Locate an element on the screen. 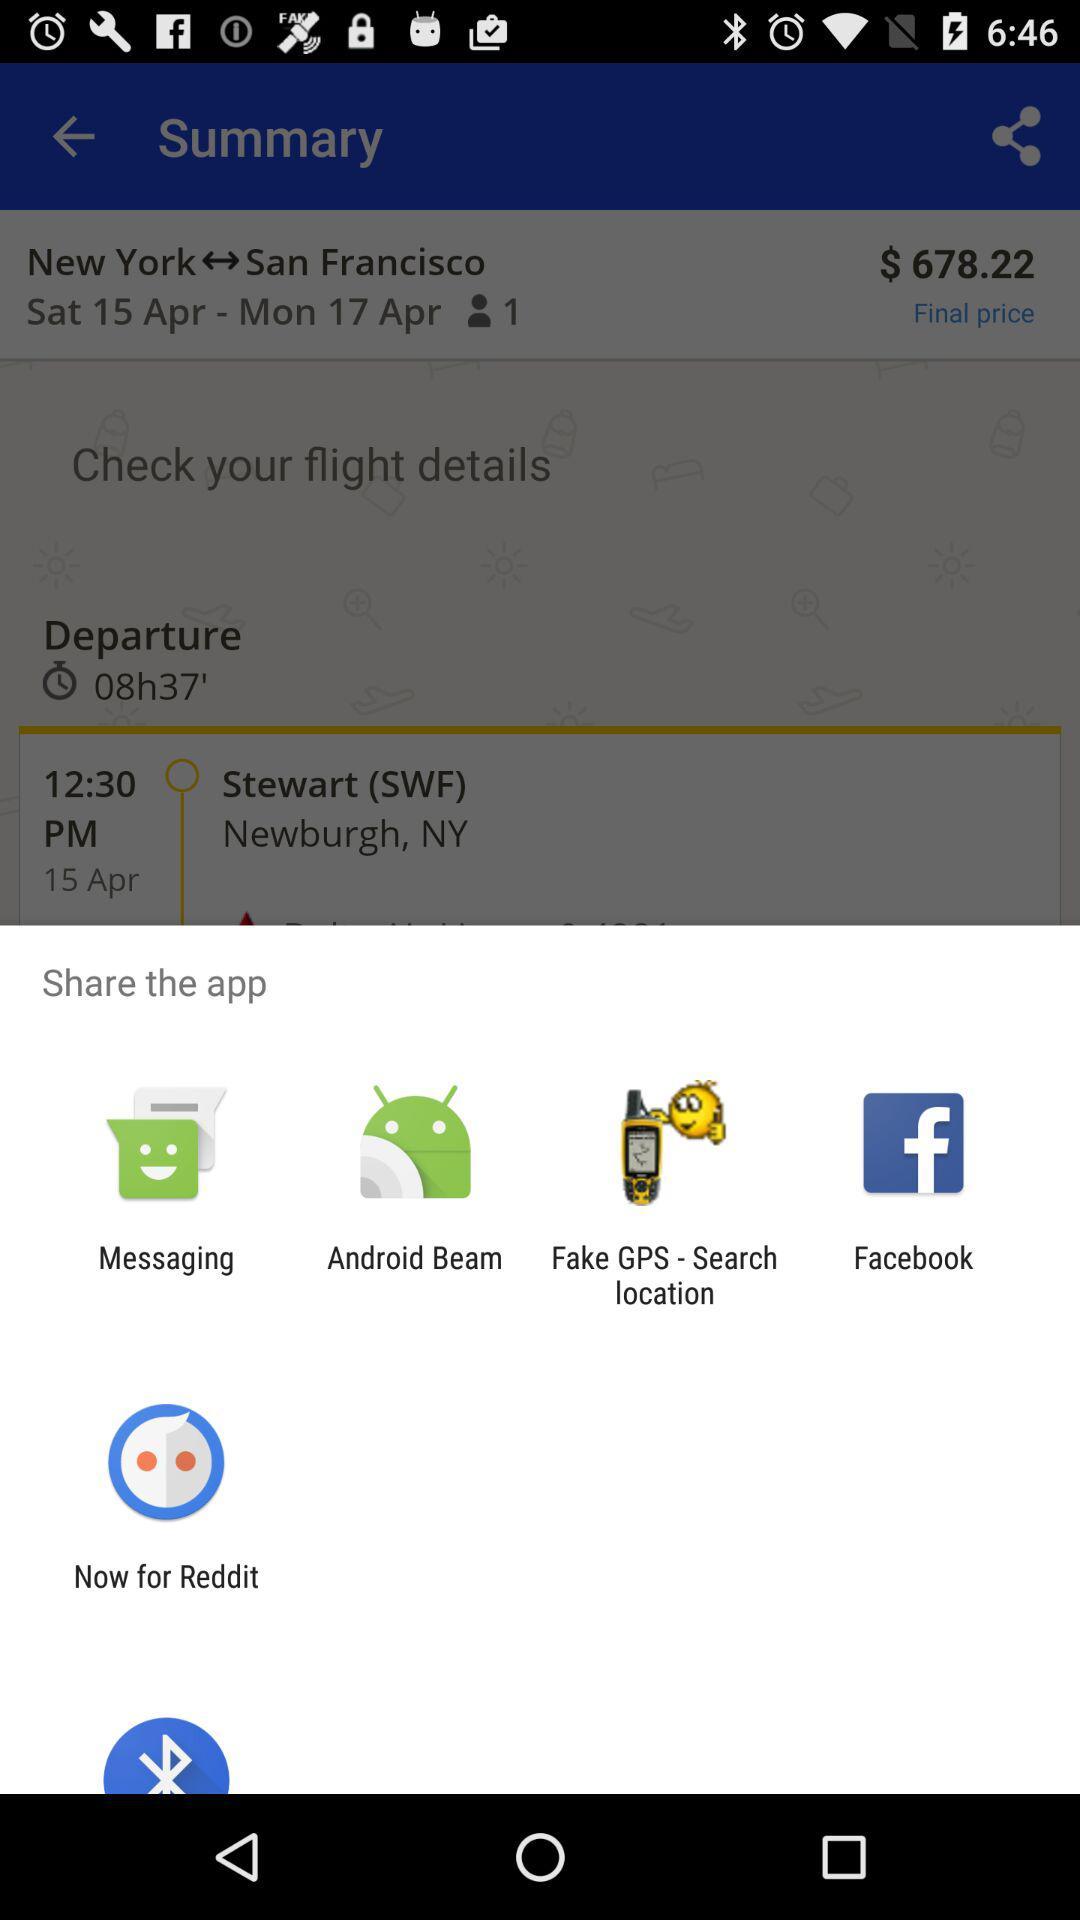 The image size is (1080, 1920). icon to the right of fake gps search app is located at coordinates (913, 1274).